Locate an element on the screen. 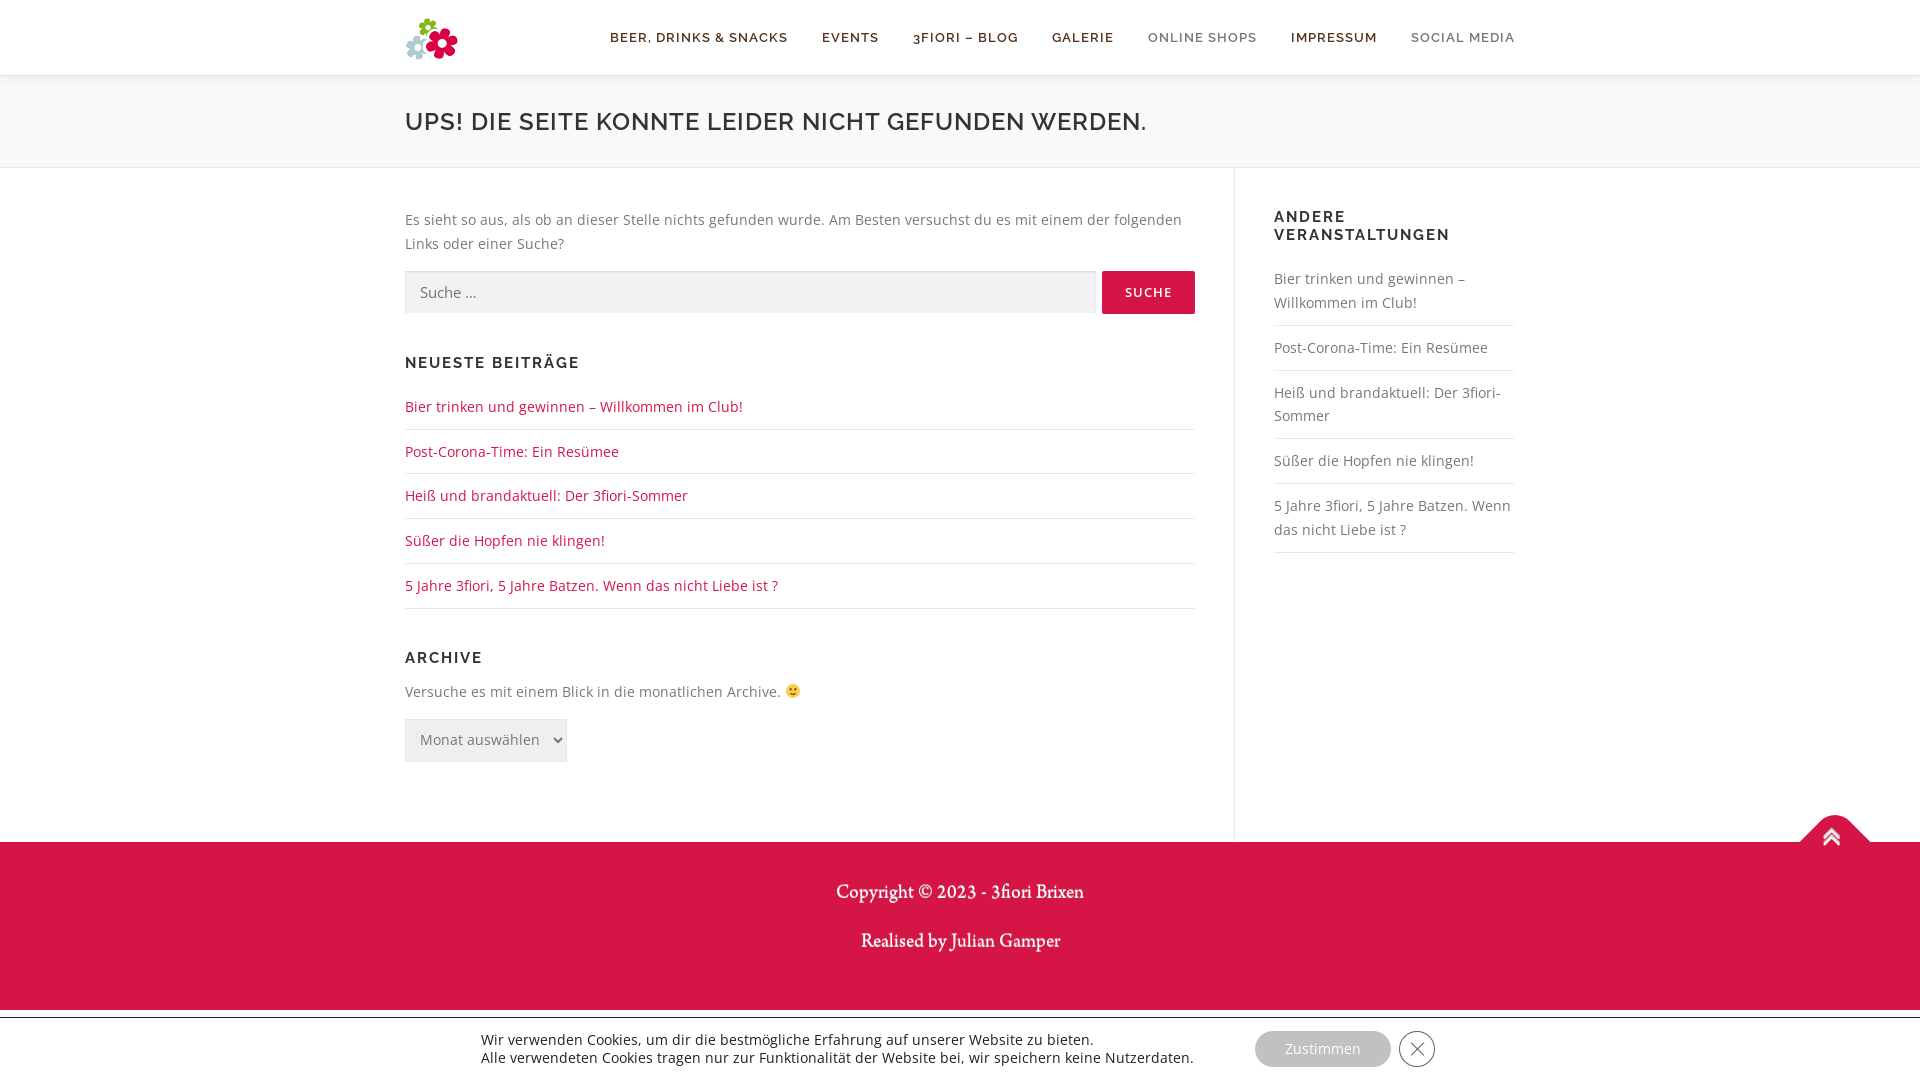 This screenshot has width=1920, height=1080. 'IMPRESSUM' is located at coordinates (1272, 37).